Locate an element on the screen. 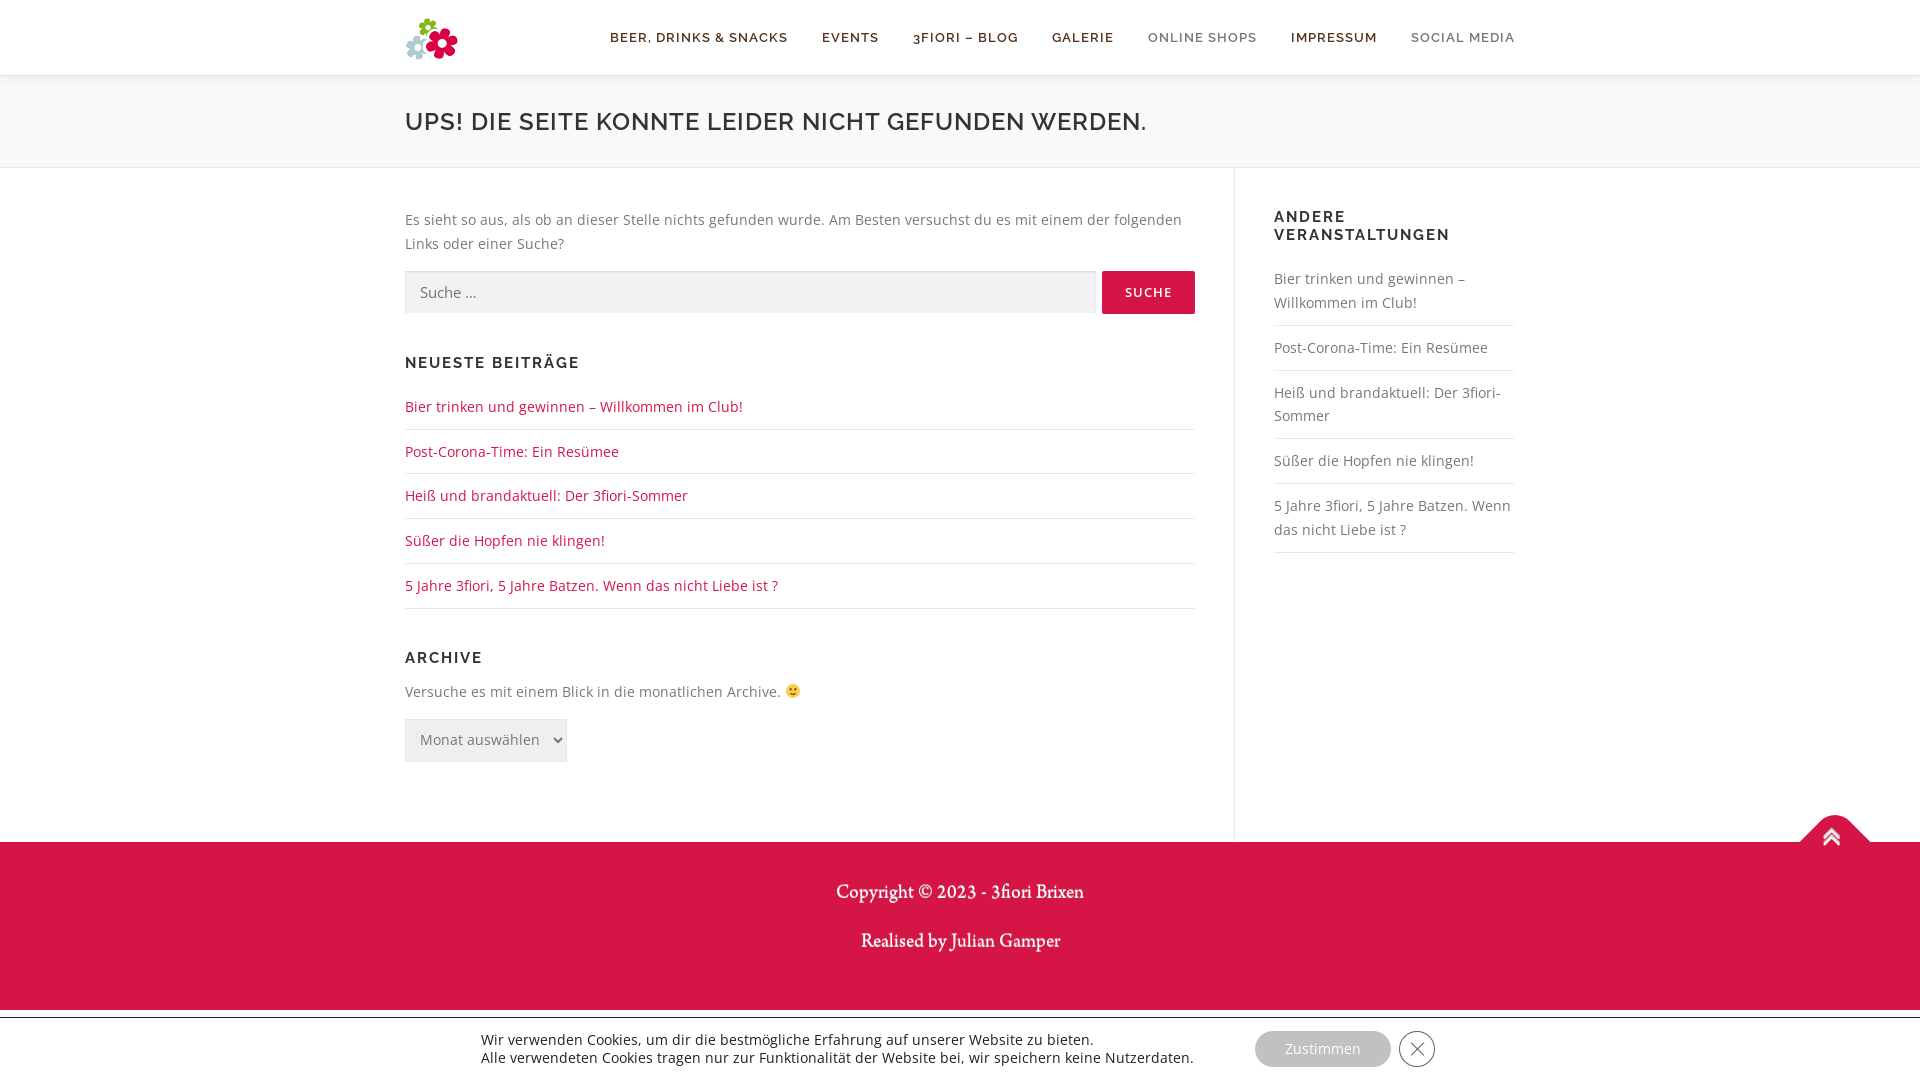 This screenshot has width=1920, height=1080. 'IMPRESSUM' is located at coordinates (1272, 37).